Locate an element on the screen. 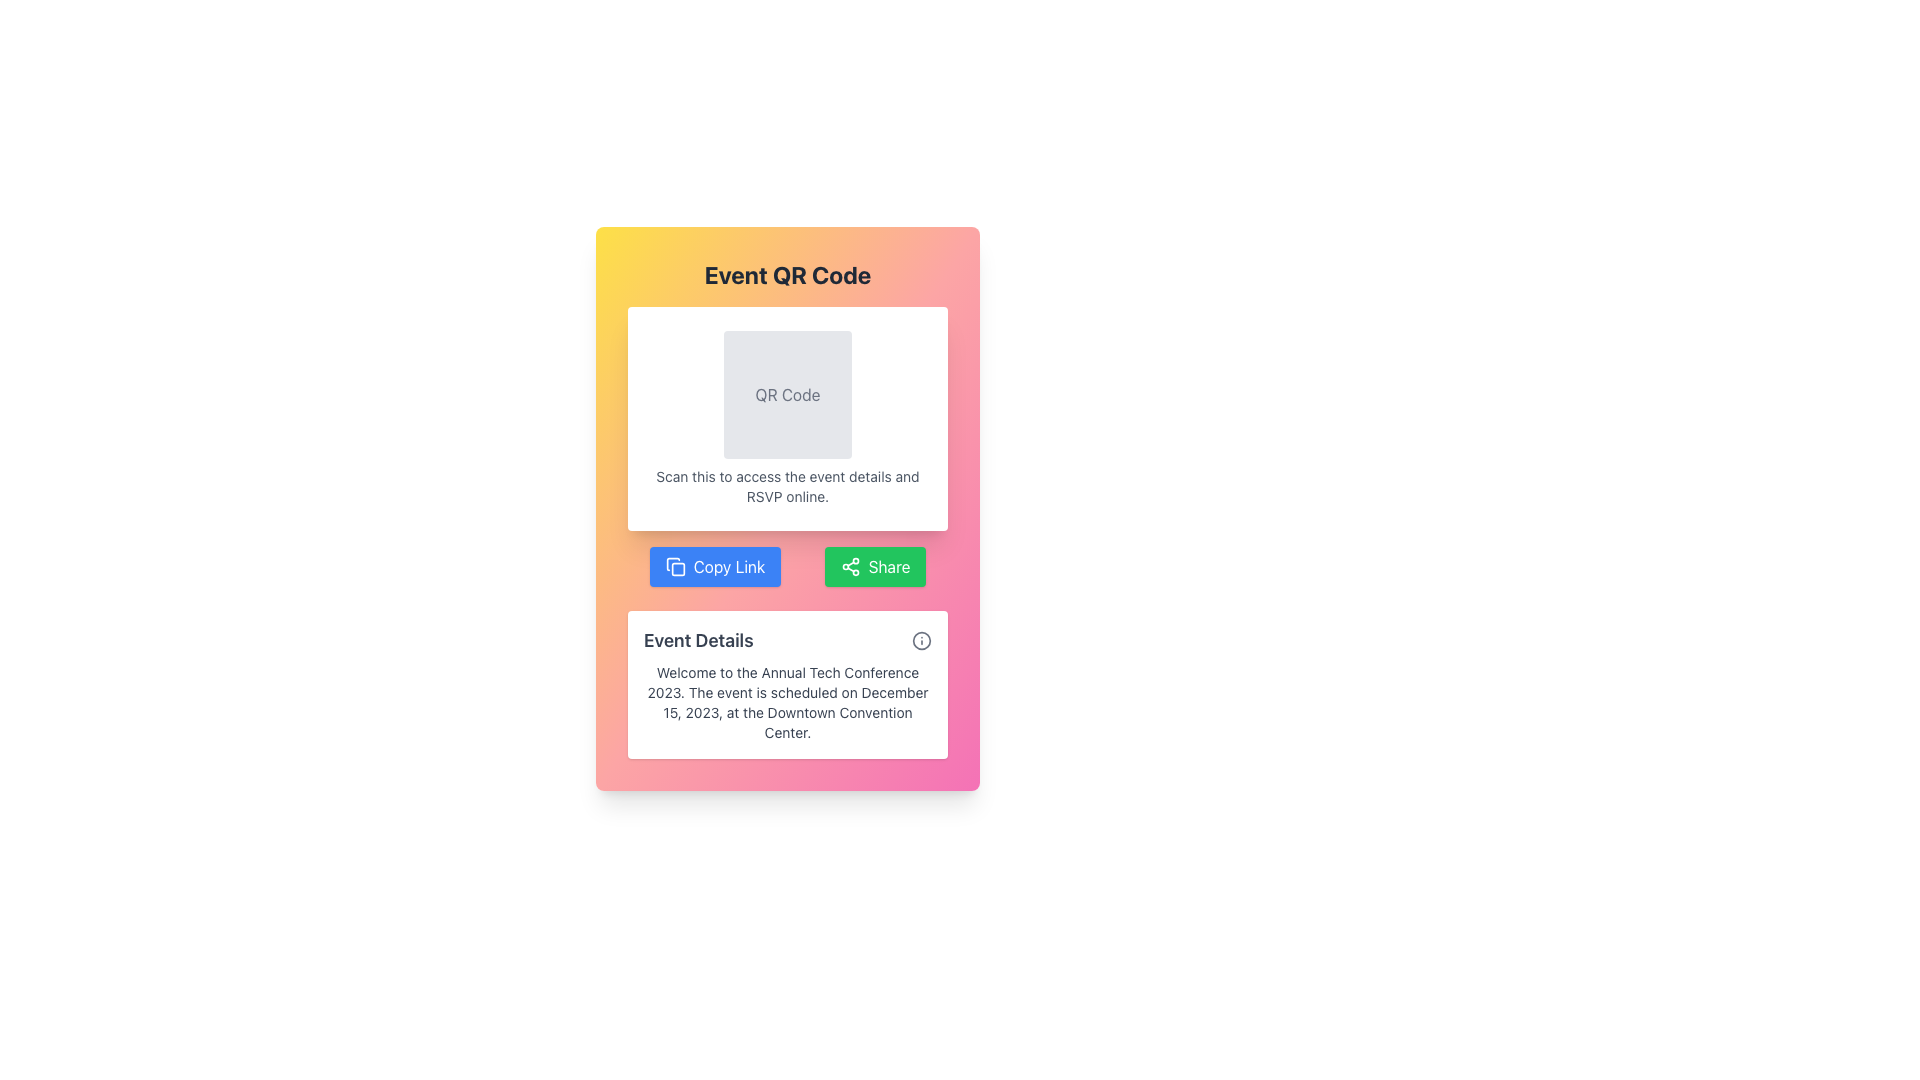 This screenshot has height=1080, width=1920. the 'Share' button located to the right of the 'Copy Link' button is located at coordinates (875, 567).